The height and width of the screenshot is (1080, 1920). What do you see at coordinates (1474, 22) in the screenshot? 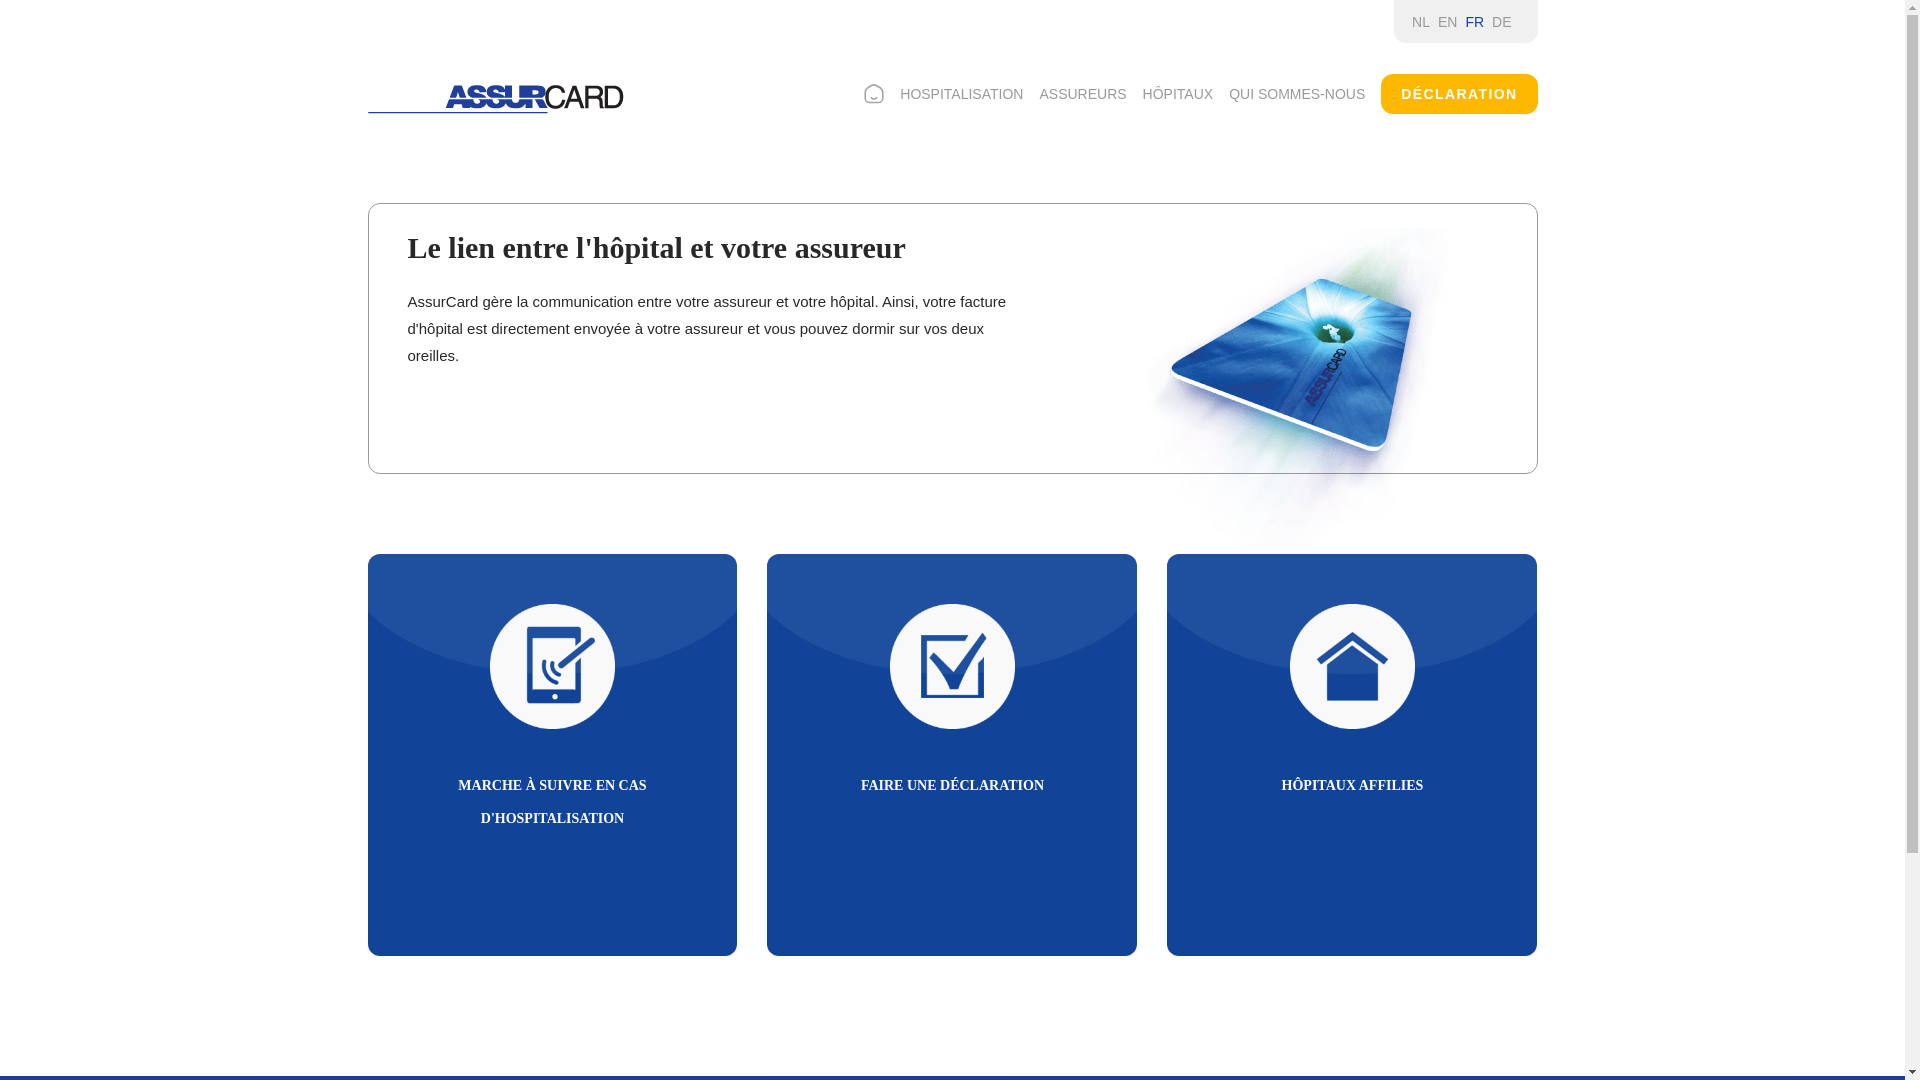
I see `'FR'` at bounding box center [1474, 22].